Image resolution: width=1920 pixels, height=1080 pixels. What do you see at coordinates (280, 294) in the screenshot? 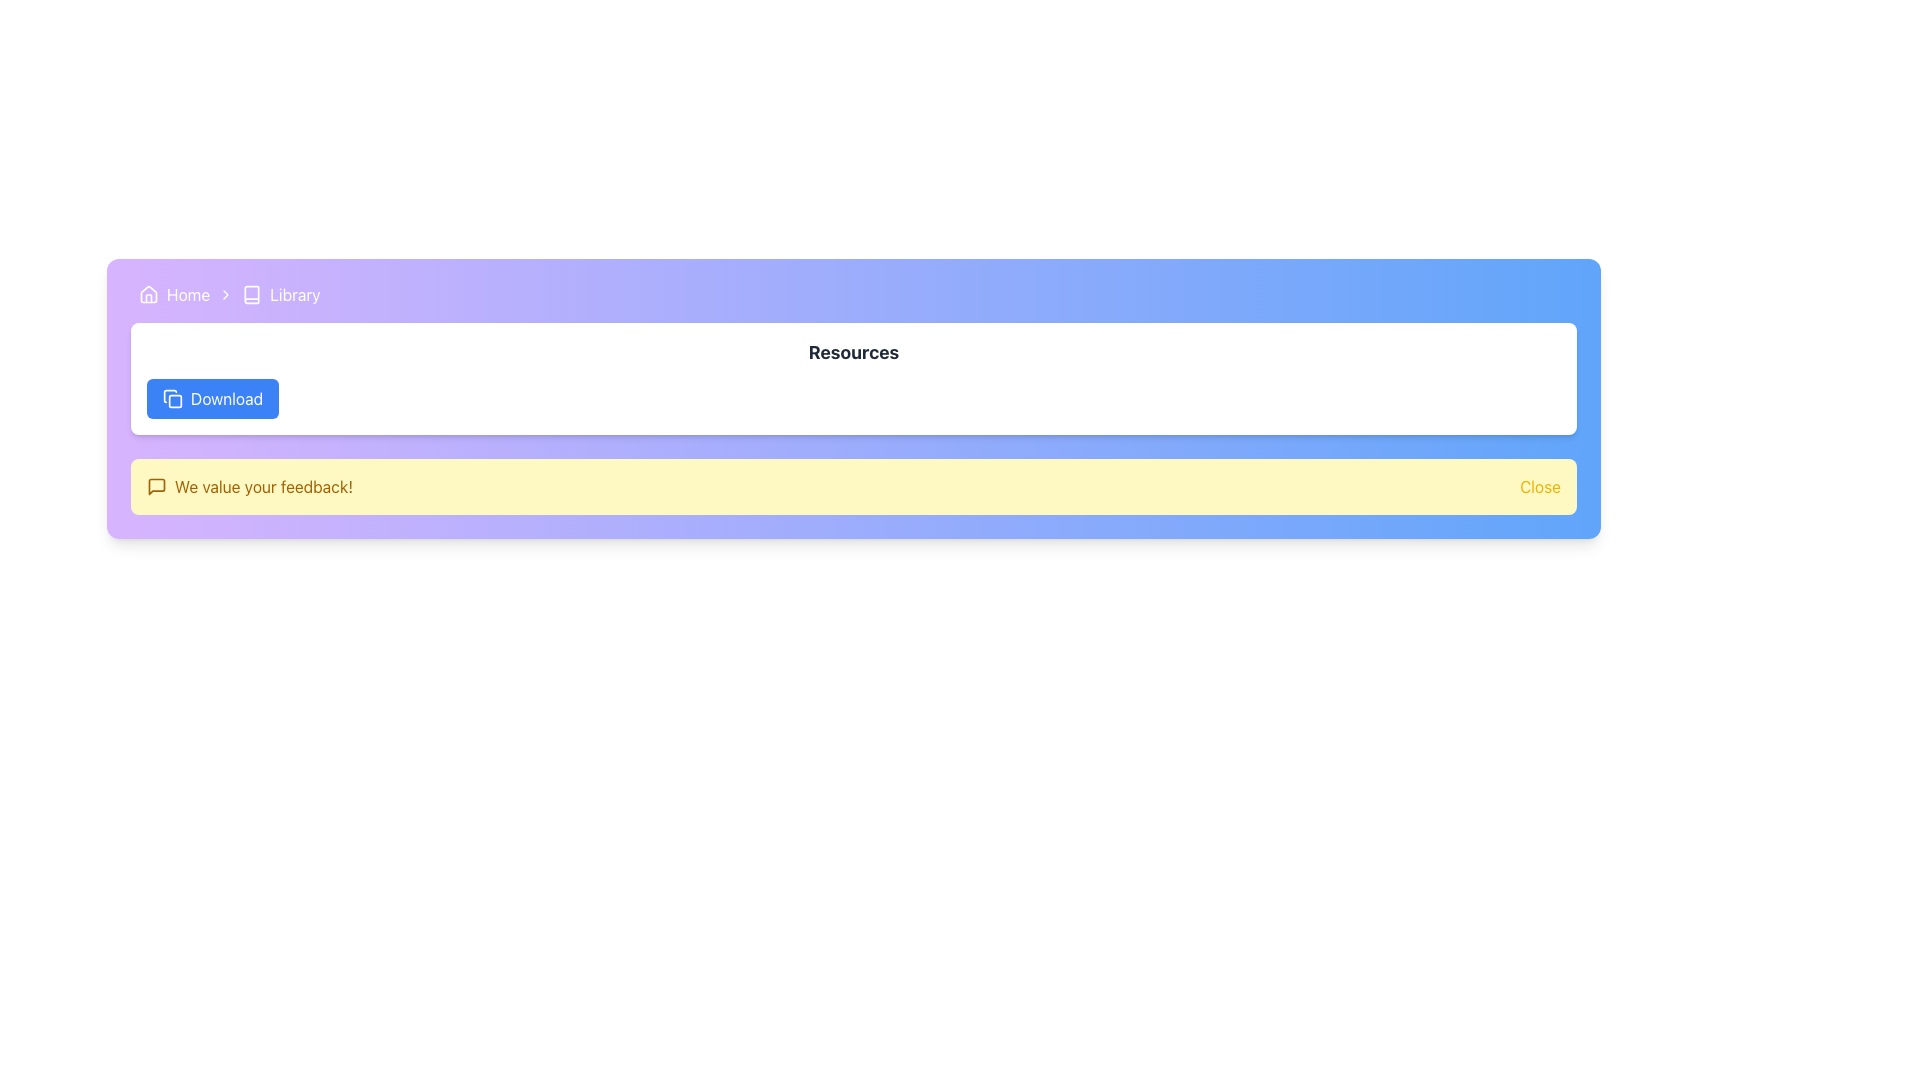
I see `the navigational button that directs users to the 'Library' section, located to the right of the 'Home' link and the chevron icon, triggering hover effects` at bounding box center [280, 294].